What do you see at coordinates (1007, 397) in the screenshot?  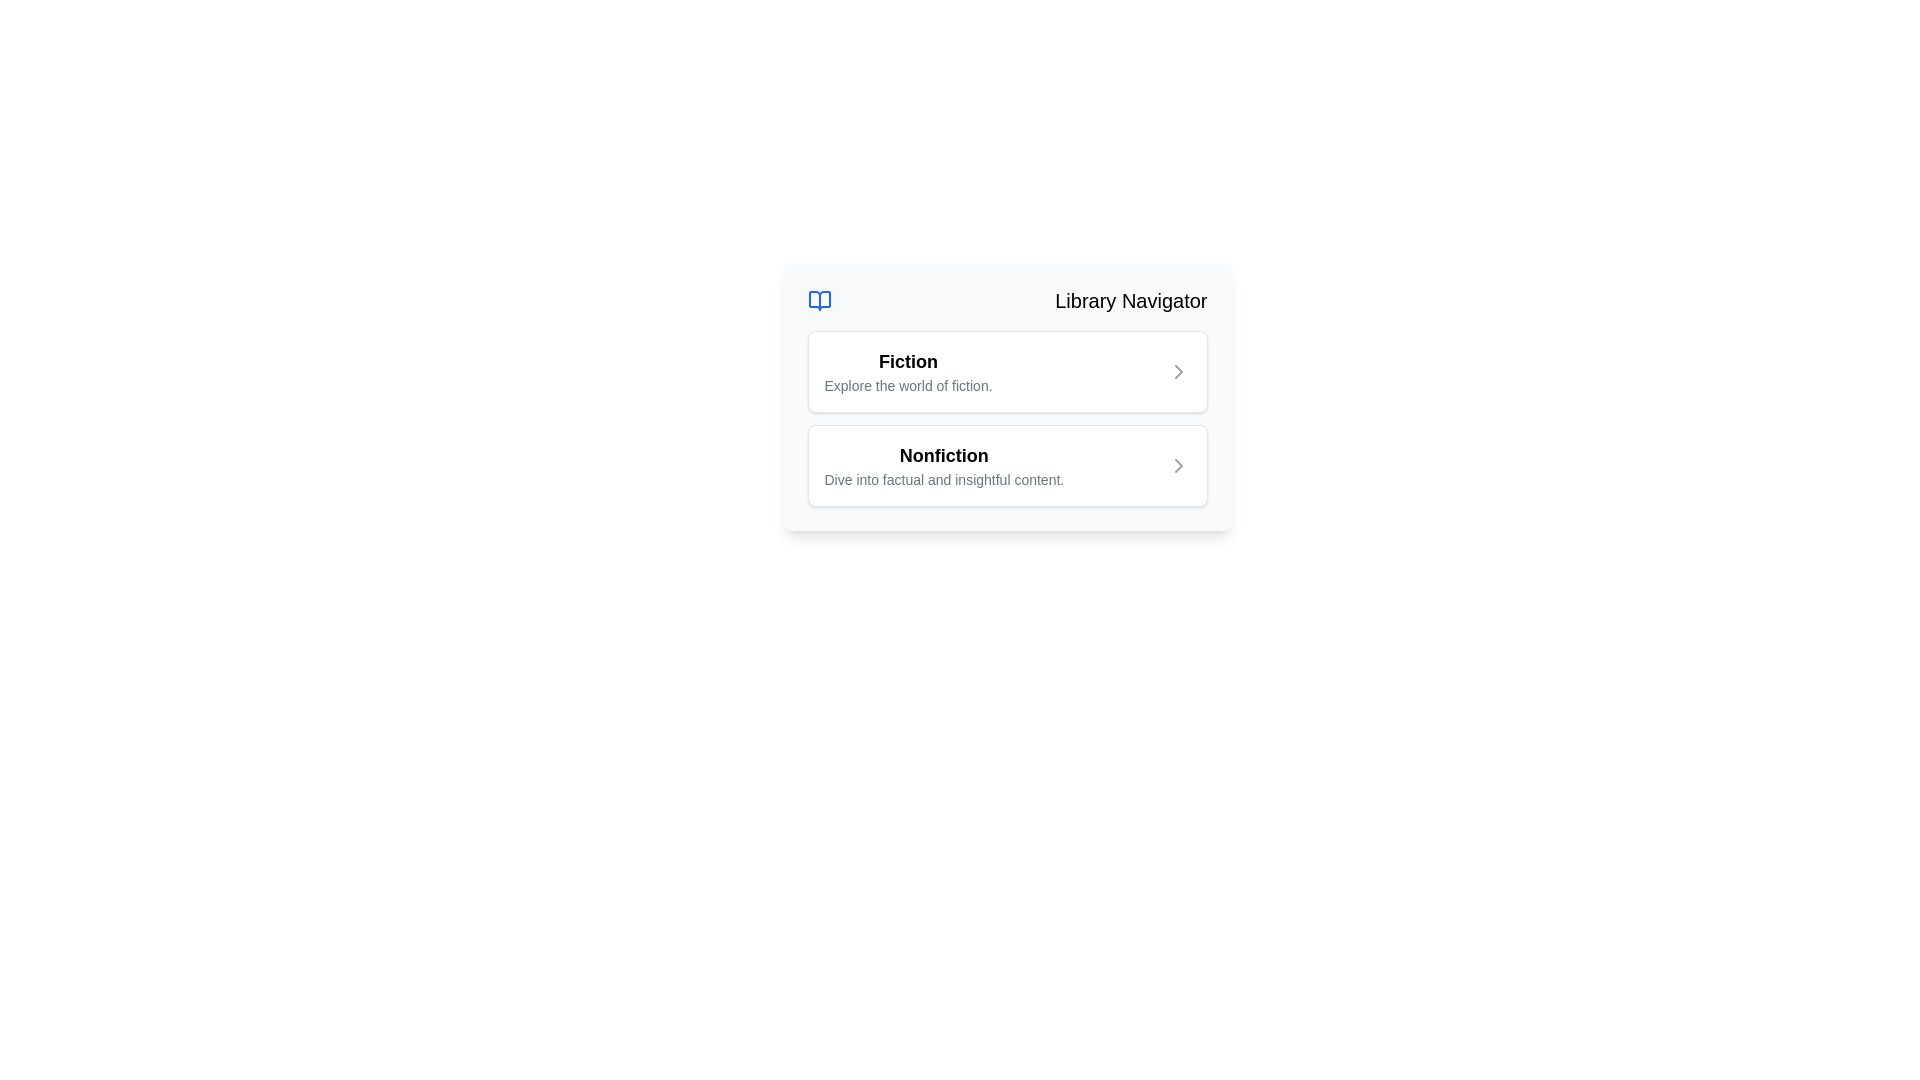 I see `the first interactive card in the Library Navigator section` at bounding box center [1007, 397].